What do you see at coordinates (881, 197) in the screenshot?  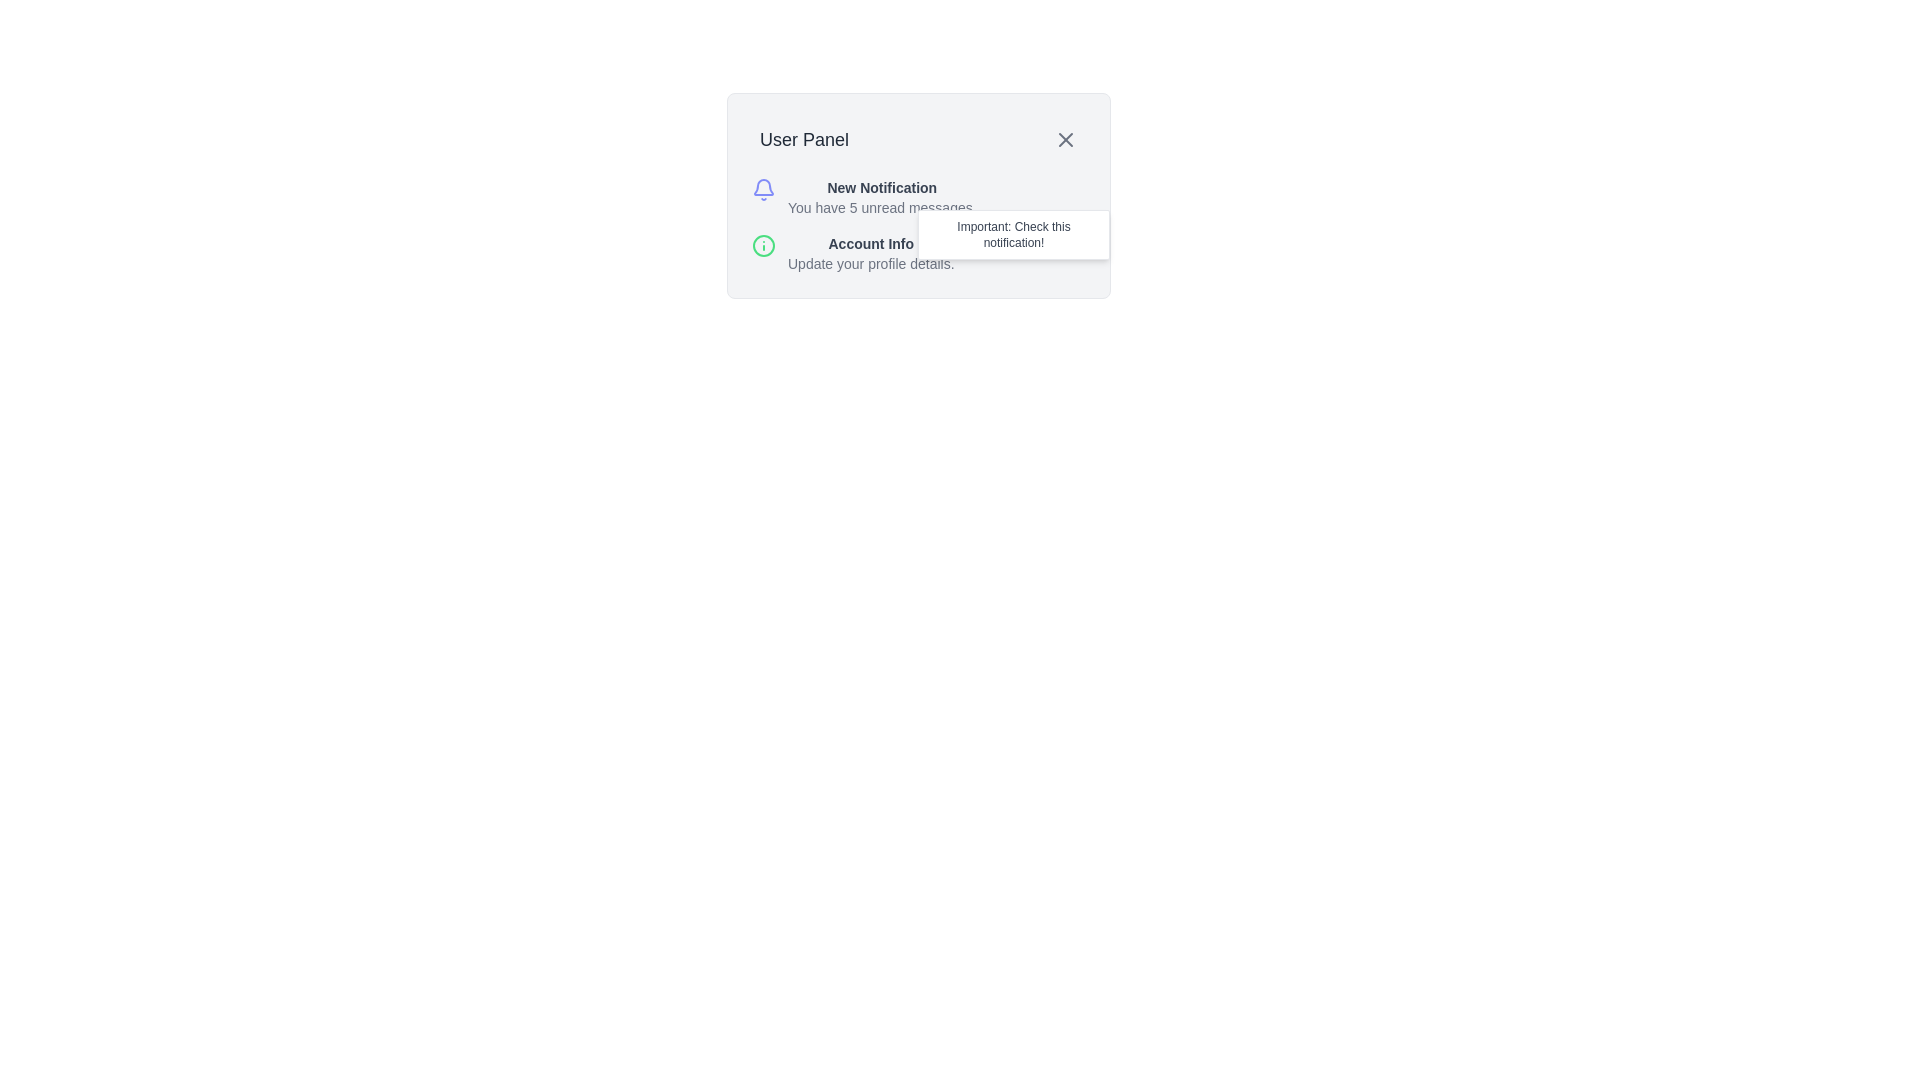 I see `the static text display component that shows 'New Notification' with the description 'You have 5 unread messages.' This element is centrally located within the notification panel` at bounding box center [881, 197].